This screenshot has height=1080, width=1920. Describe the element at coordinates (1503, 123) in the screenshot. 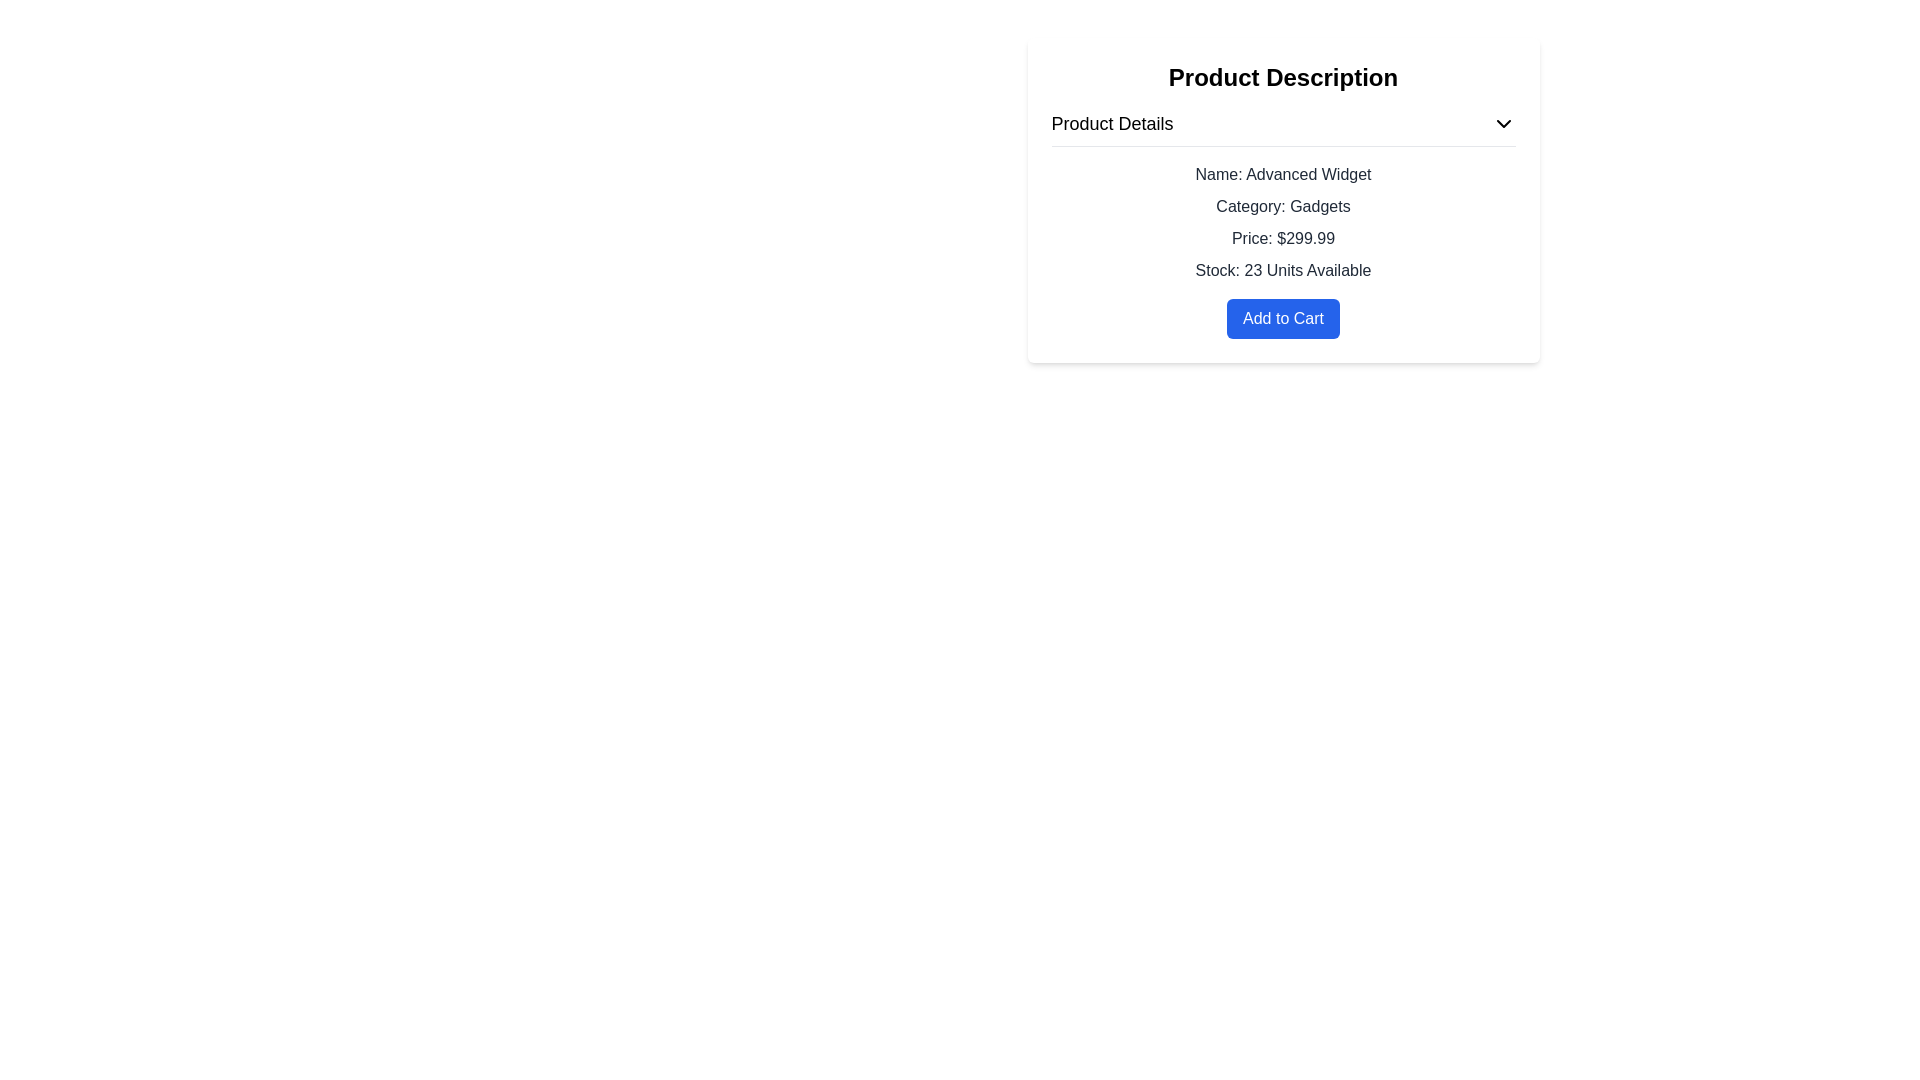

I see `the arrow icon button located at the far right of the 'Product Details' section header` at that location.